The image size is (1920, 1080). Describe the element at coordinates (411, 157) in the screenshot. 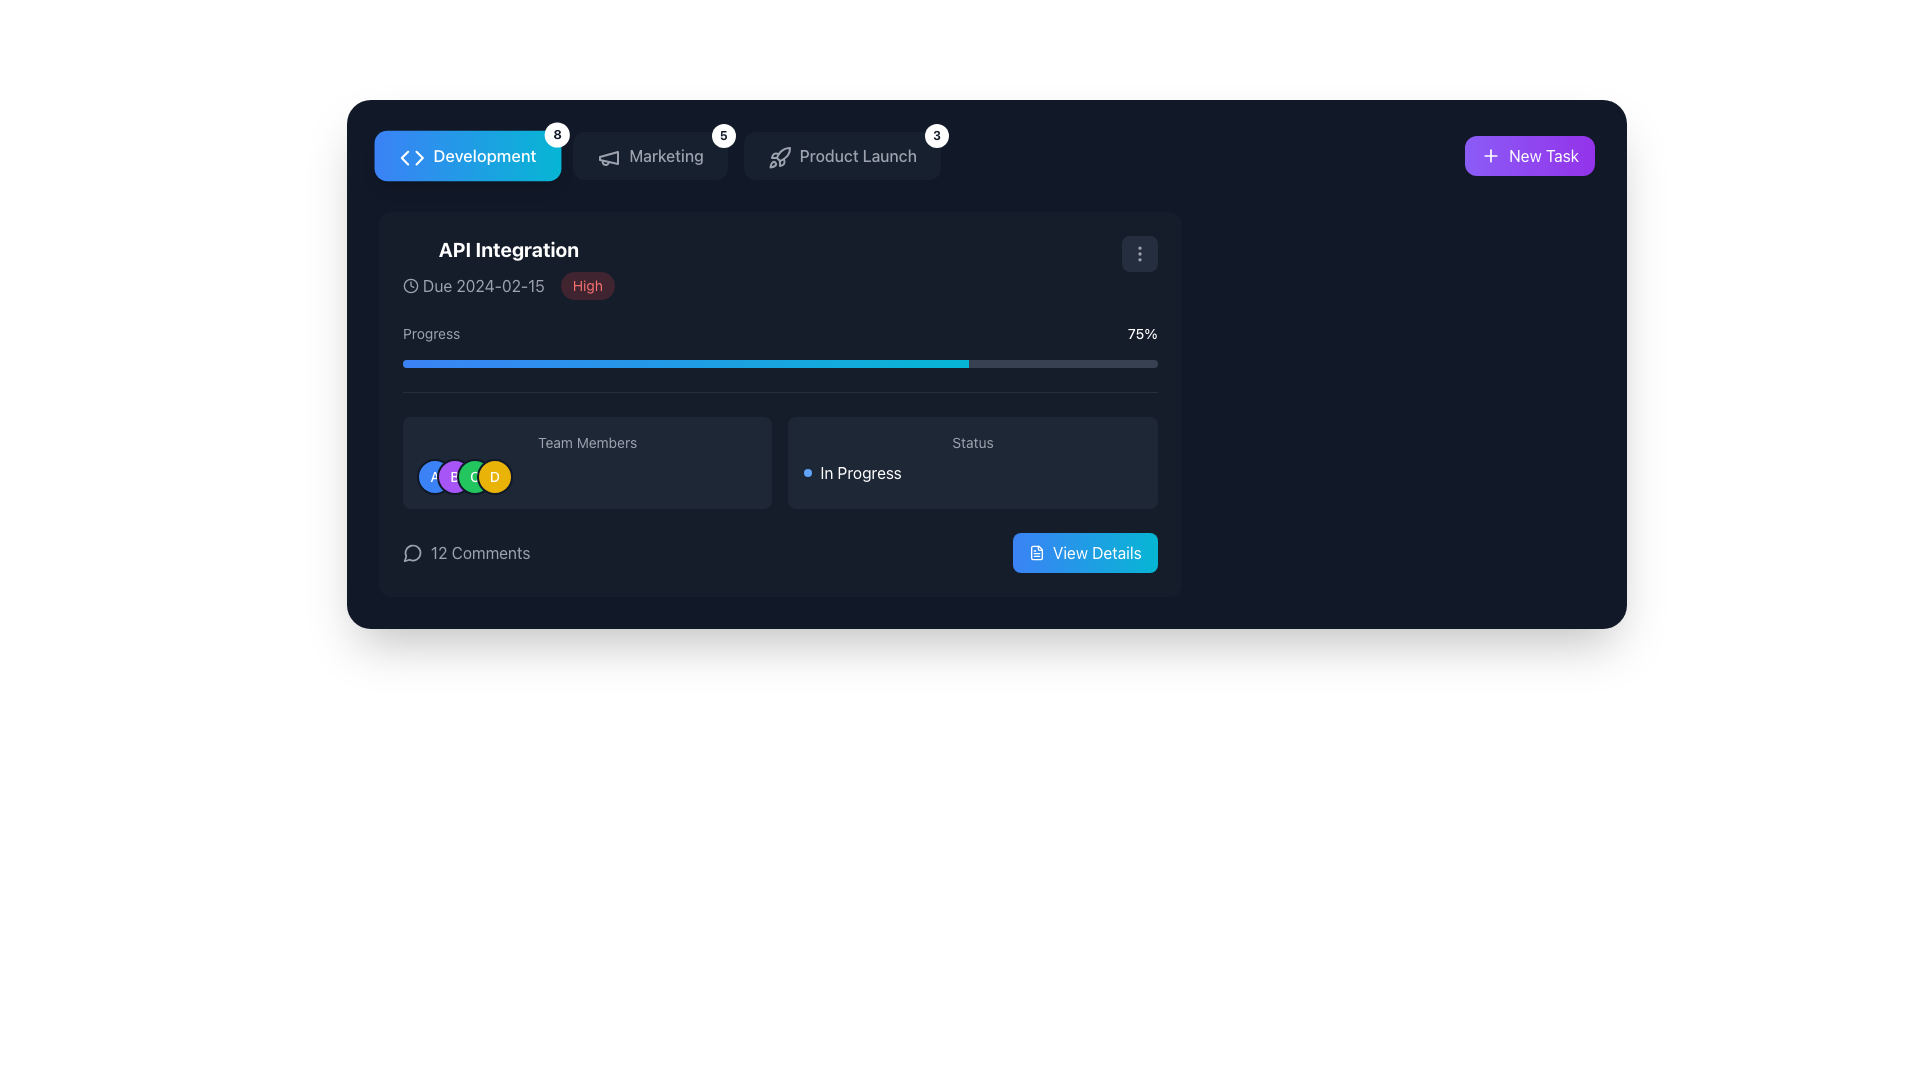

I see `the code symbol icon within the blue 'Development' tab located in the upper left section of the interface` at that location.